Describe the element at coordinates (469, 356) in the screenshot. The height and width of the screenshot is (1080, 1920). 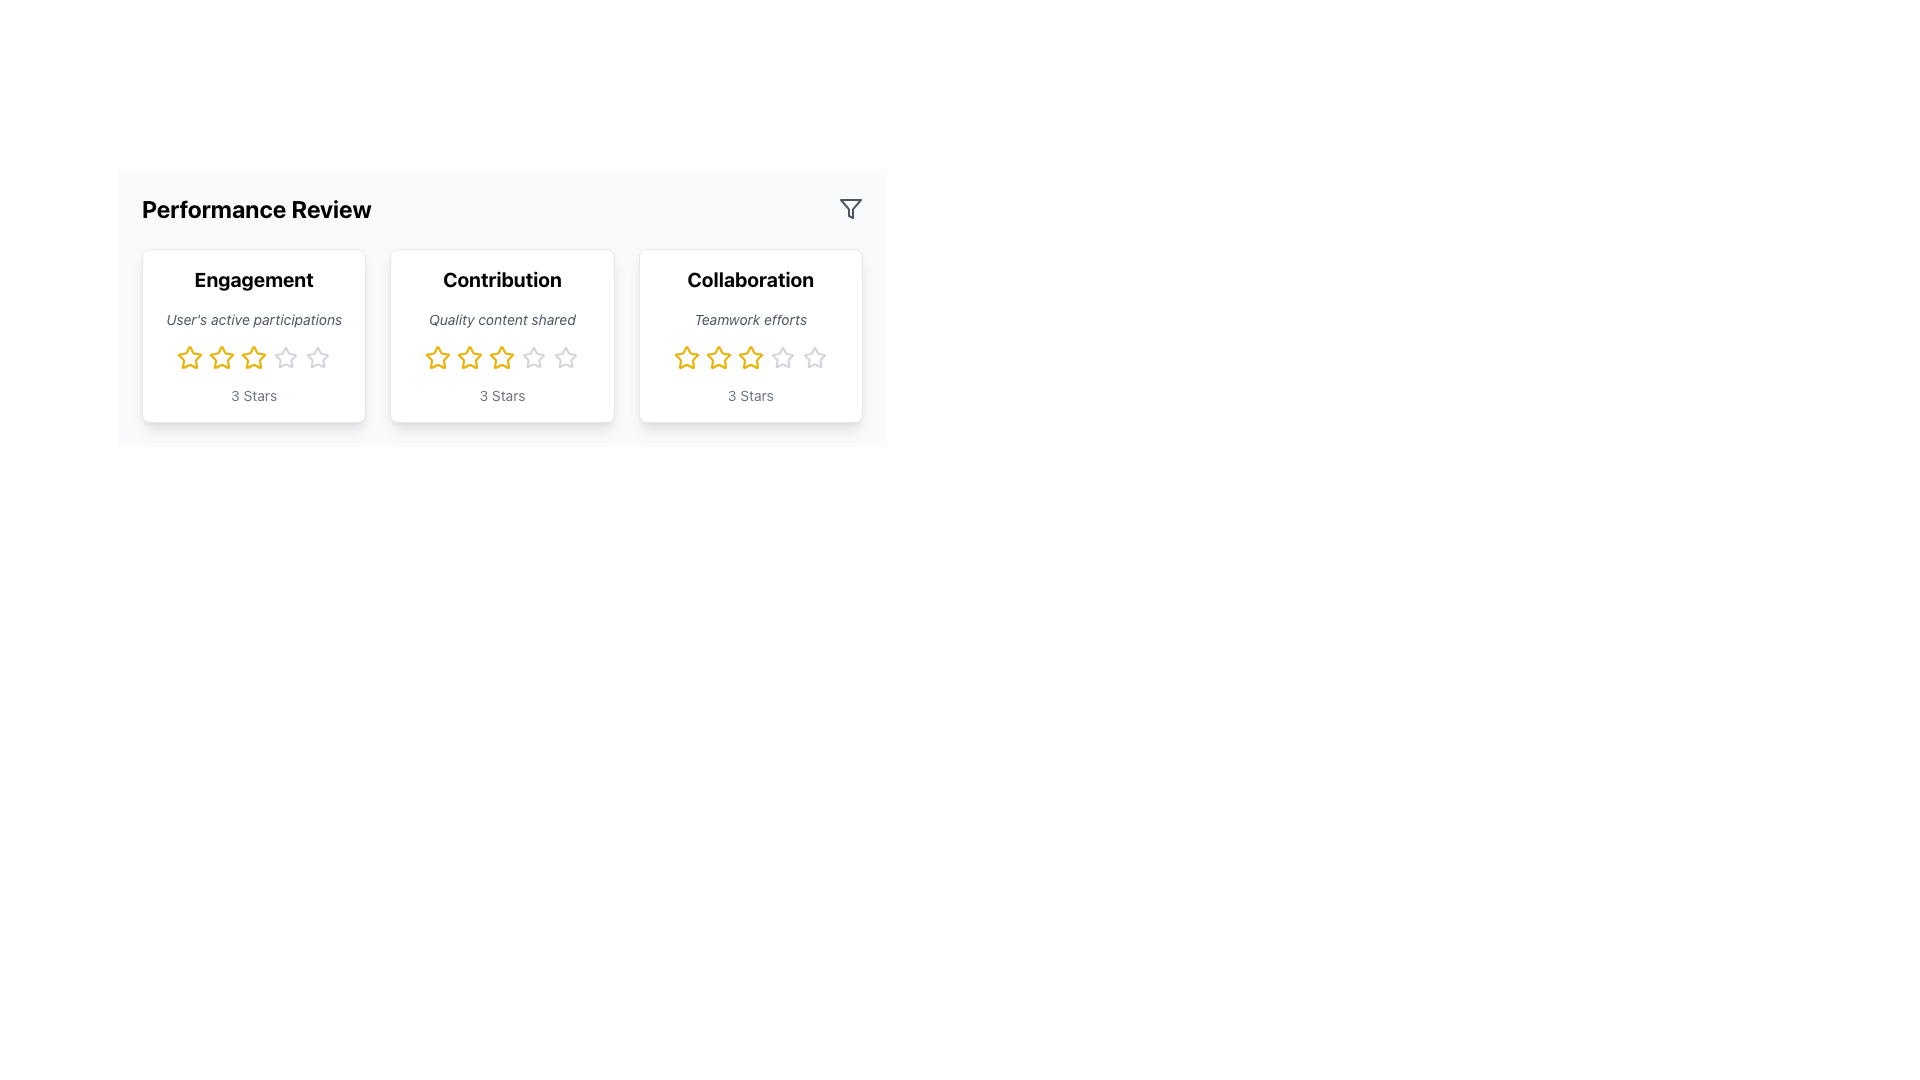
I see `the third star icon in the rating system under the 'Contribution' card` at that location.